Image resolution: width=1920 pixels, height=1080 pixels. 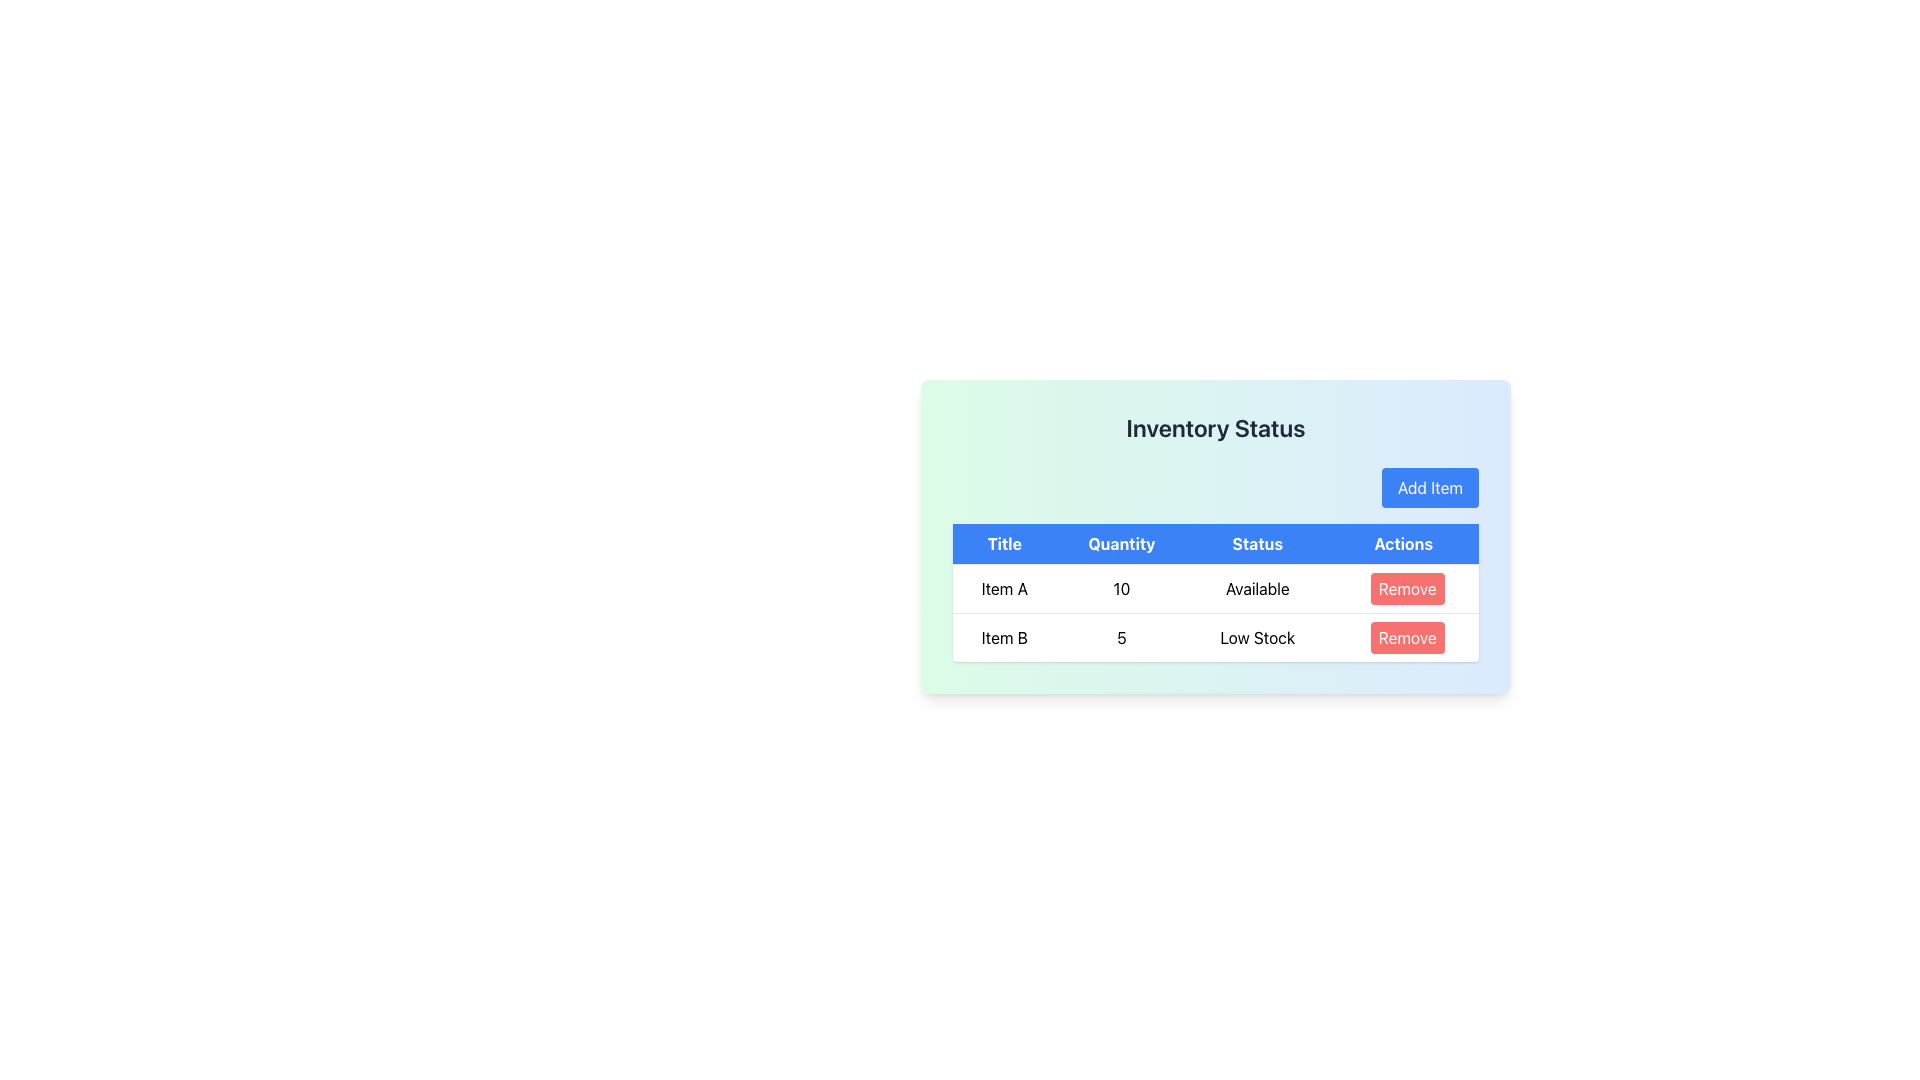 I want to click on the 'Remove' button styled with a red background and white text located in the 'Actions' column for 'Item B' and 'Low Stock', so click(x=1402, y=637).